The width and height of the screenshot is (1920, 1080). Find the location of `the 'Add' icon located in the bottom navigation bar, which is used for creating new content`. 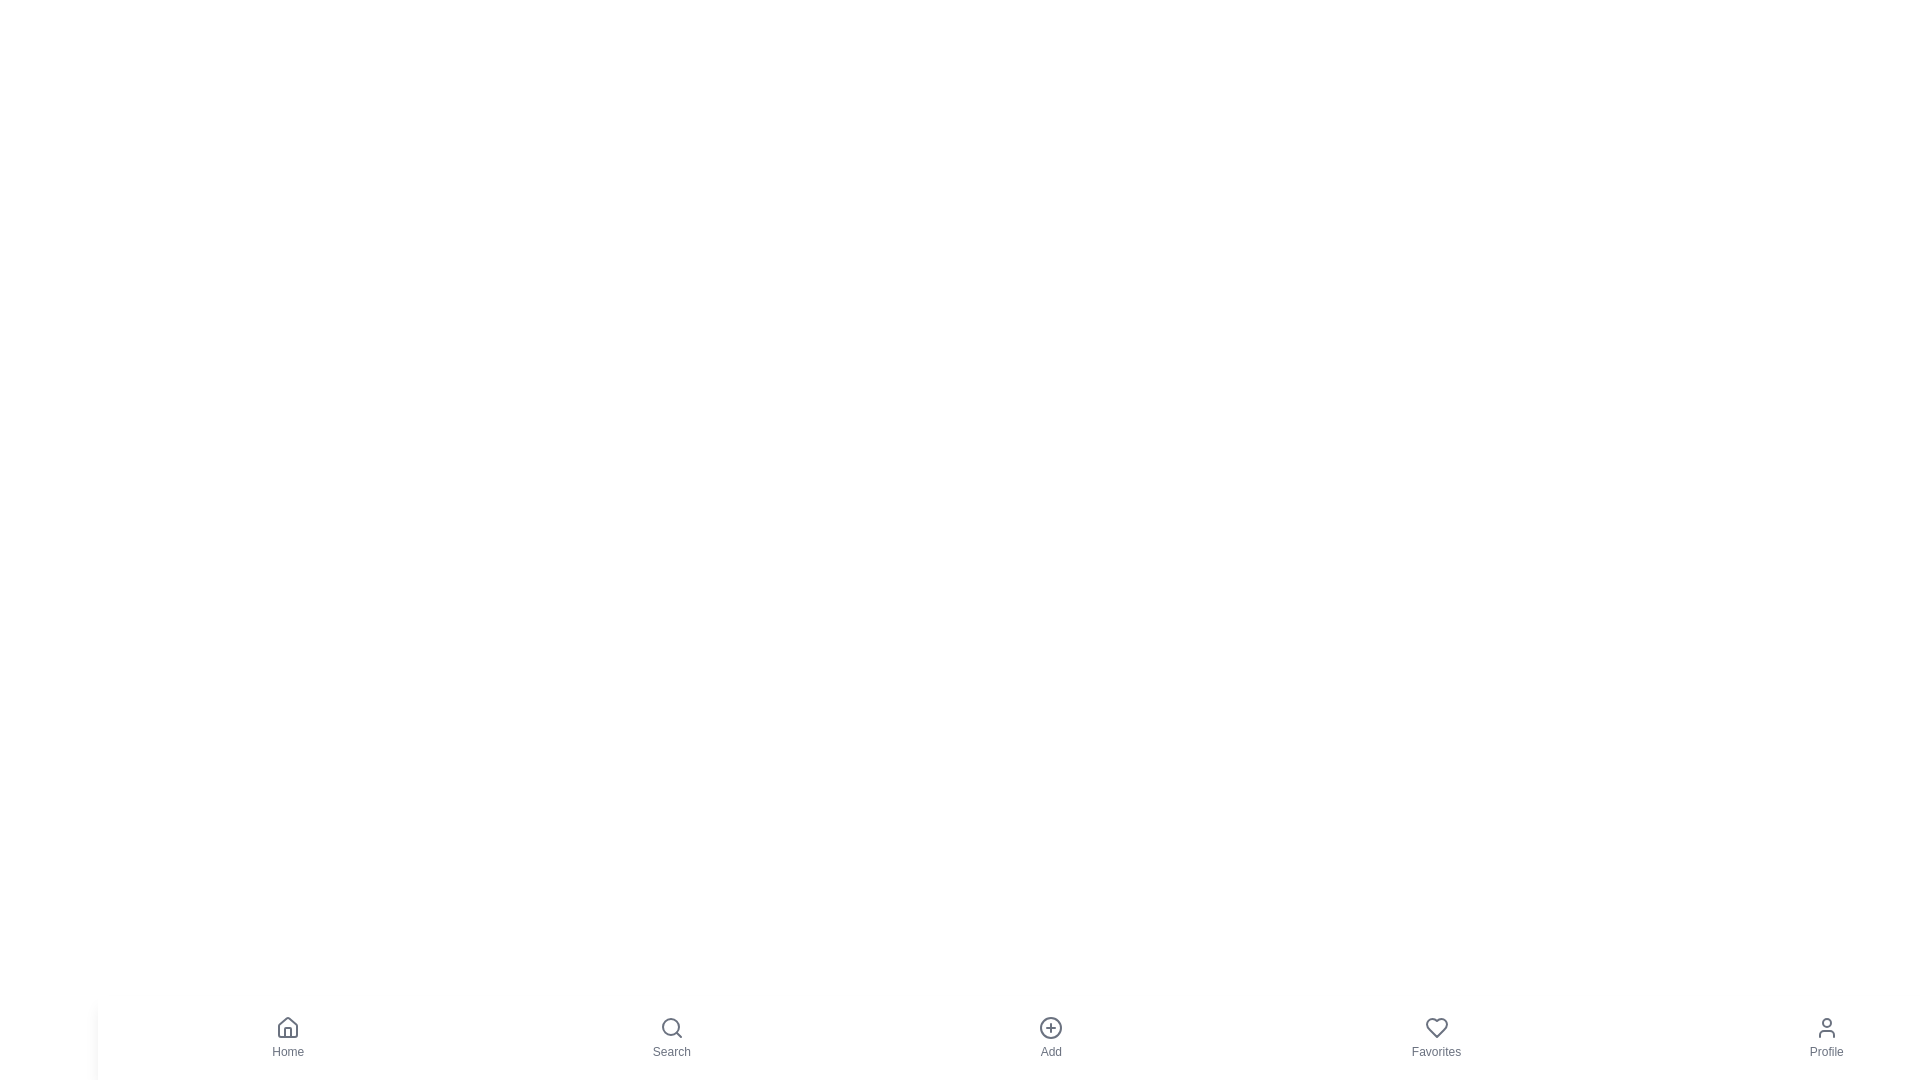

the 'Add' icon located in the bottom navigation bar, which is used for creating new content is located at coordinates (1050, 1028).